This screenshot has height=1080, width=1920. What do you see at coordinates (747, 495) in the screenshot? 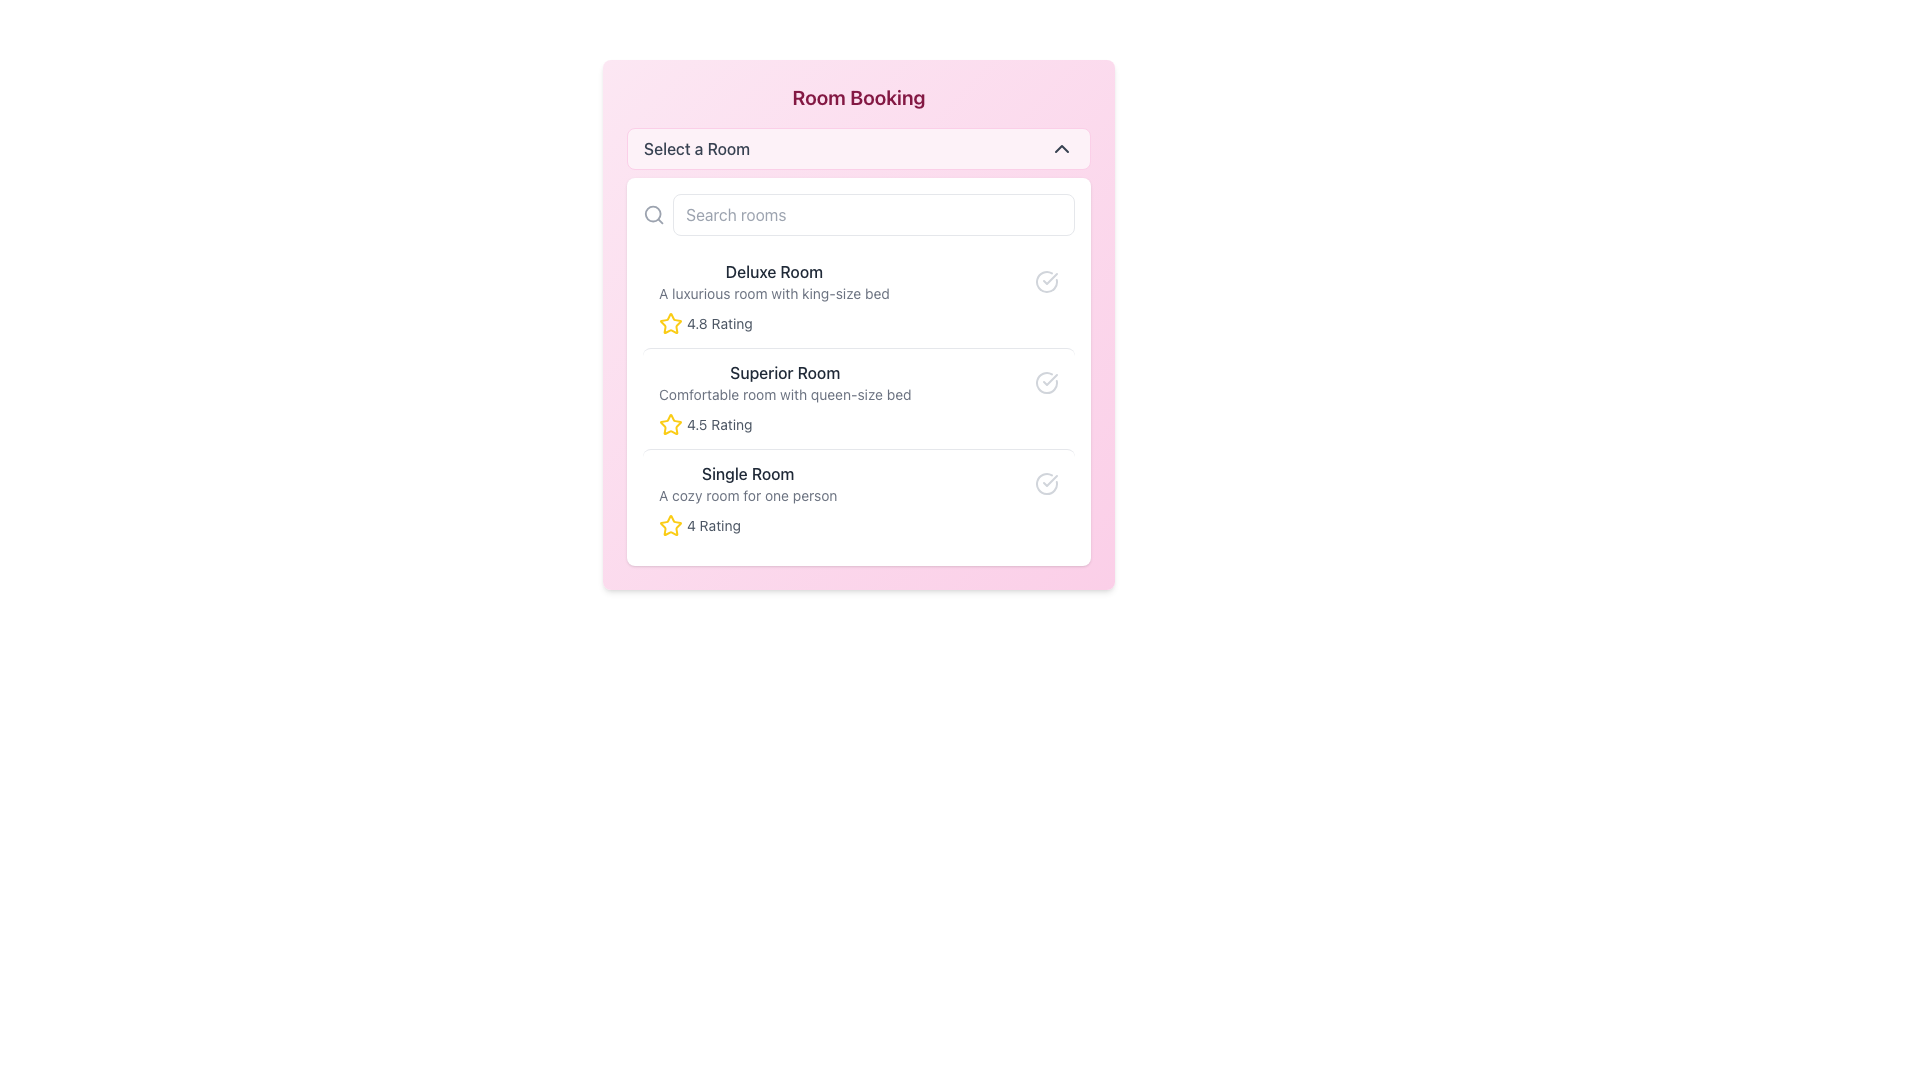
I see `the informative text label describing the cozy single room, located directly below the 'Single Room' title in the lower part of the room option grouping` at bounding box center [747, 495].